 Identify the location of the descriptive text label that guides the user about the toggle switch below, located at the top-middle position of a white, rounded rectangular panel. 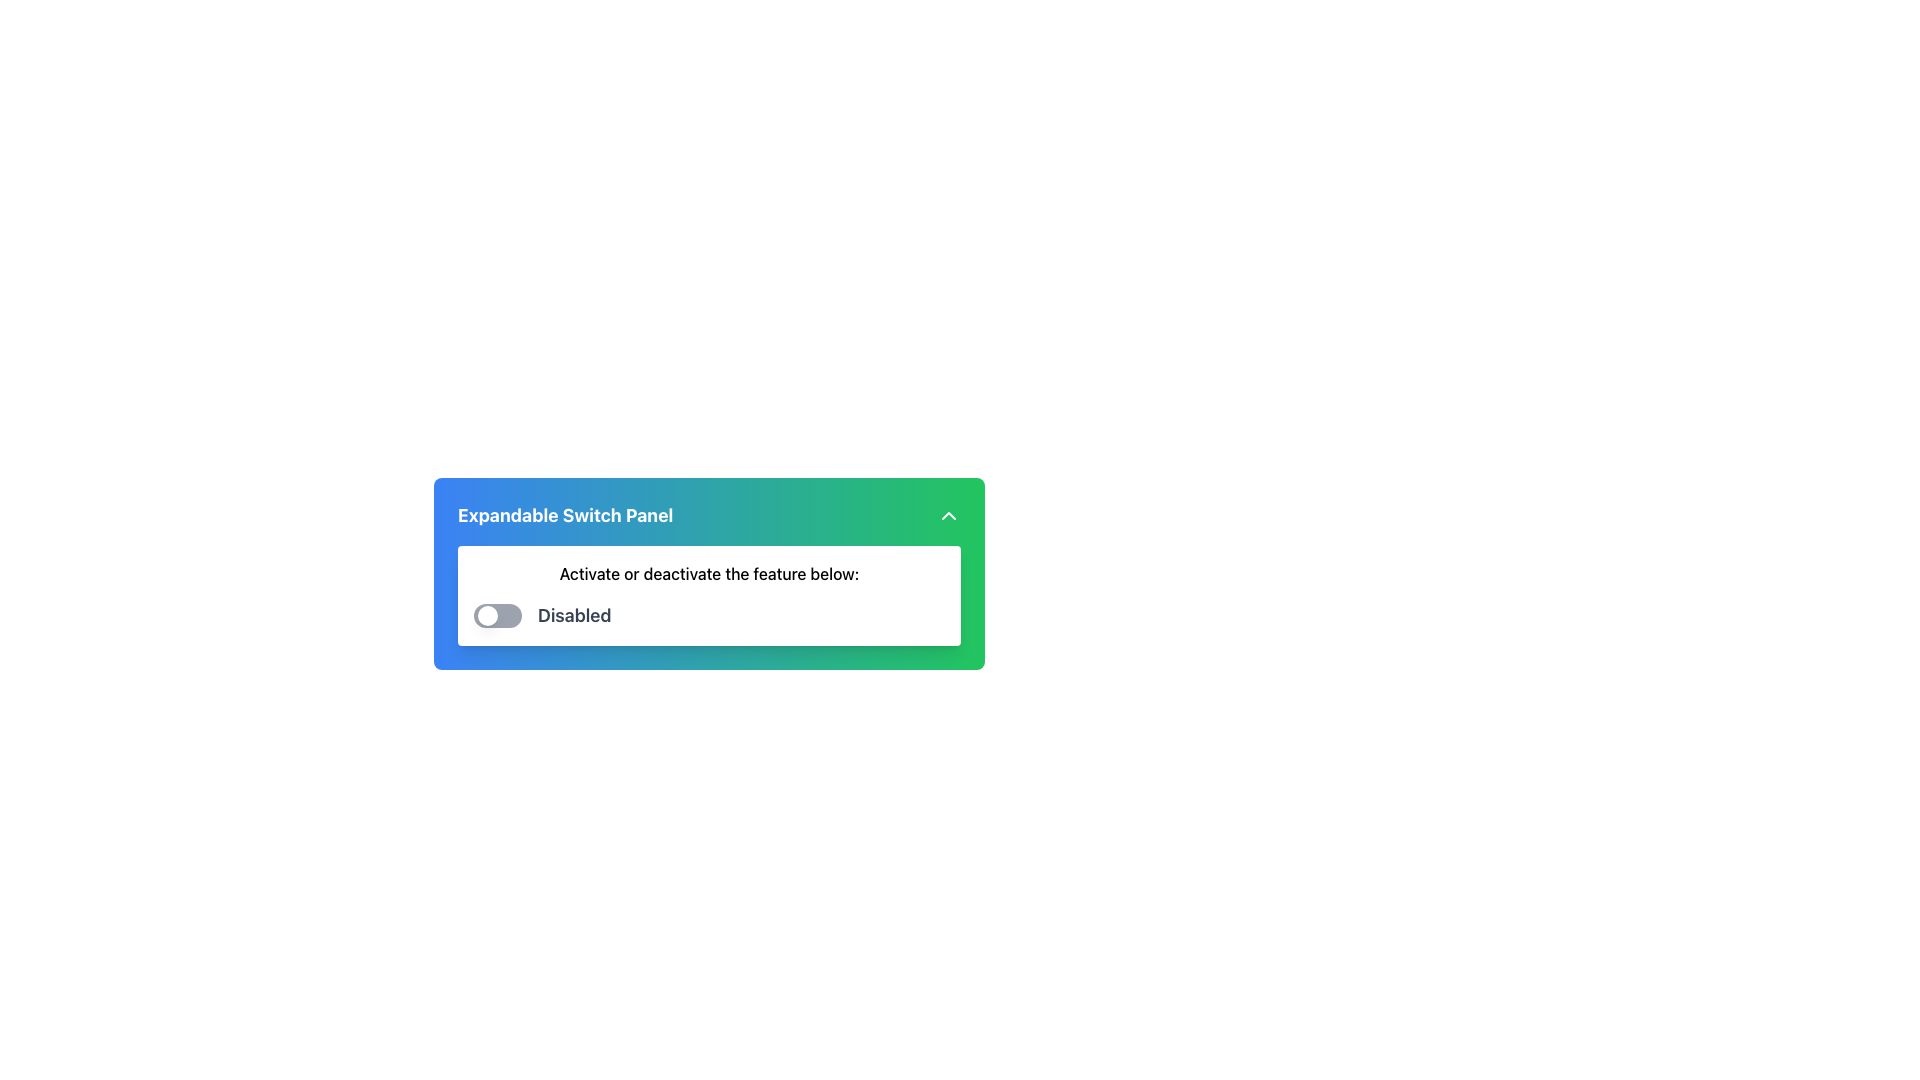
(709, 574).